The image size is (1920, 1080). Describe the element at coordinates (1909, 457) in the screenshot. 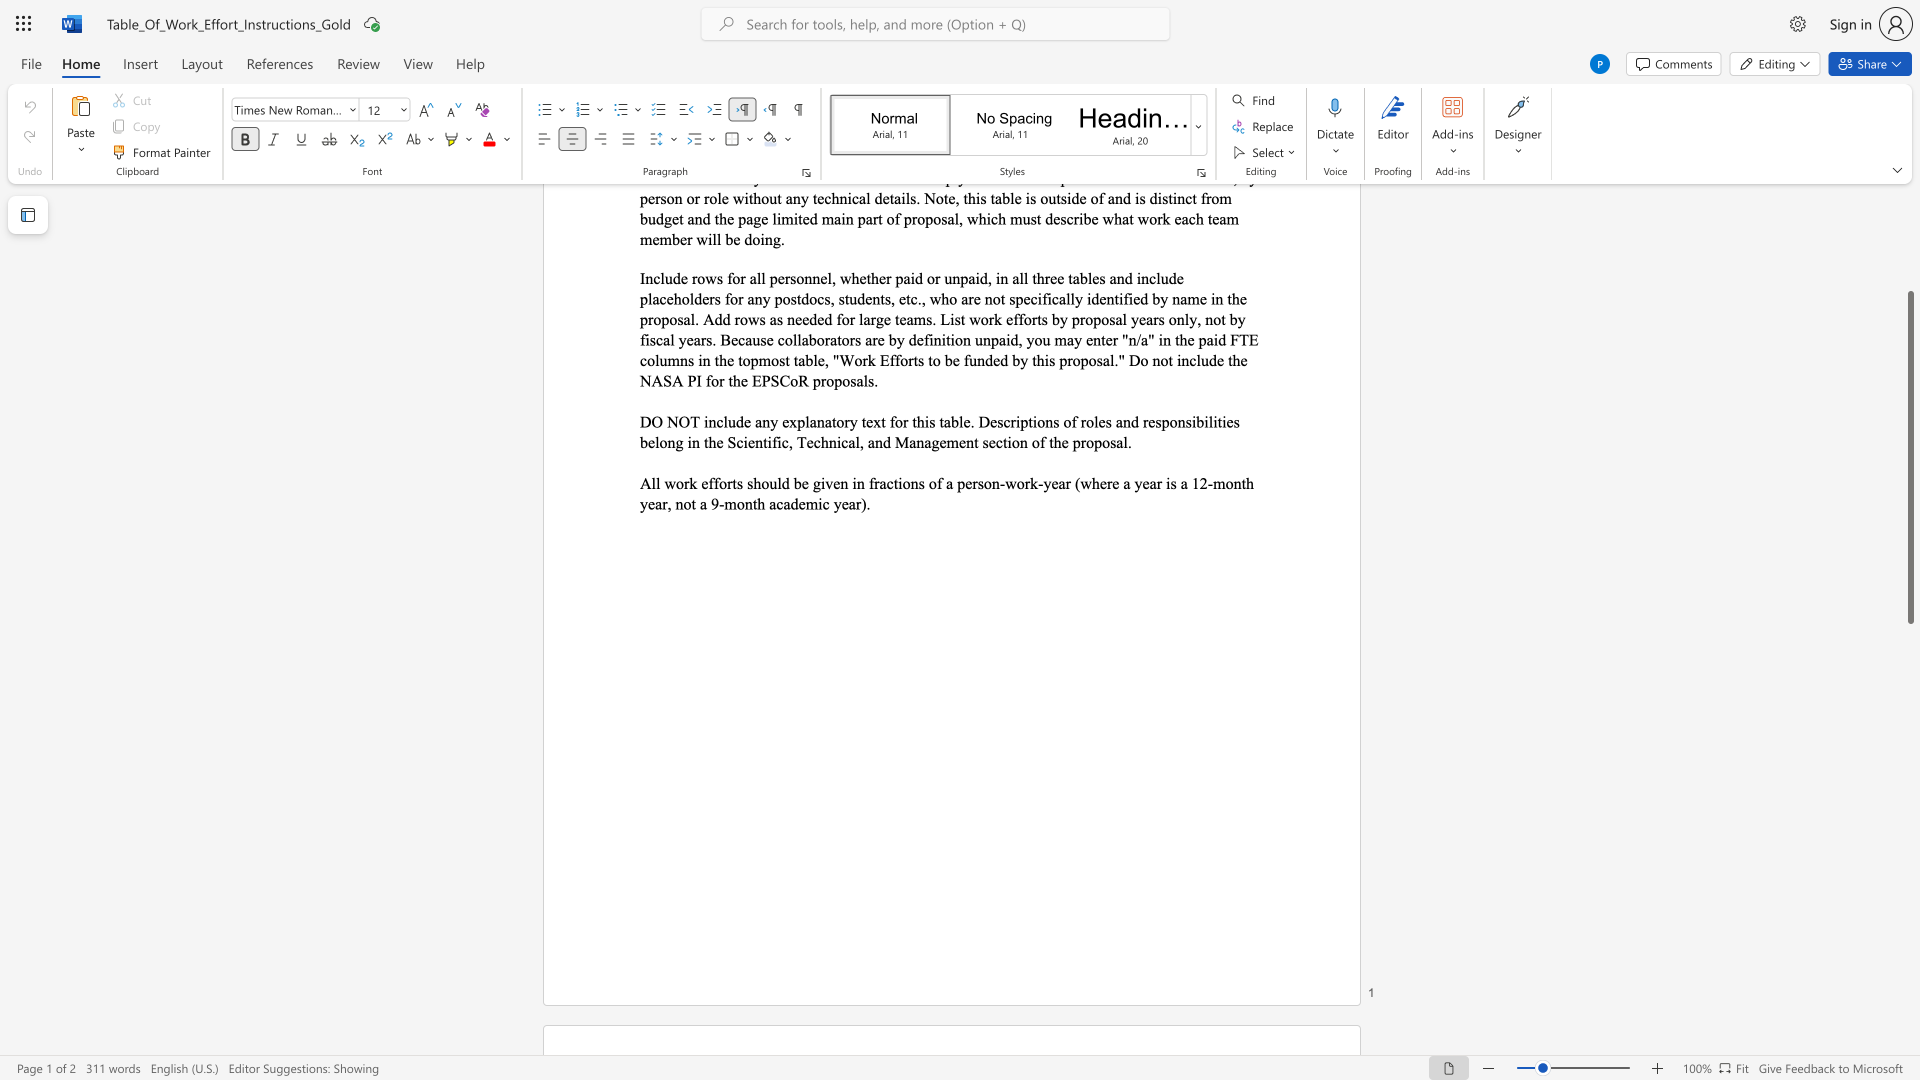

I see `the scrollbar and move down 980 pixels` at that location.